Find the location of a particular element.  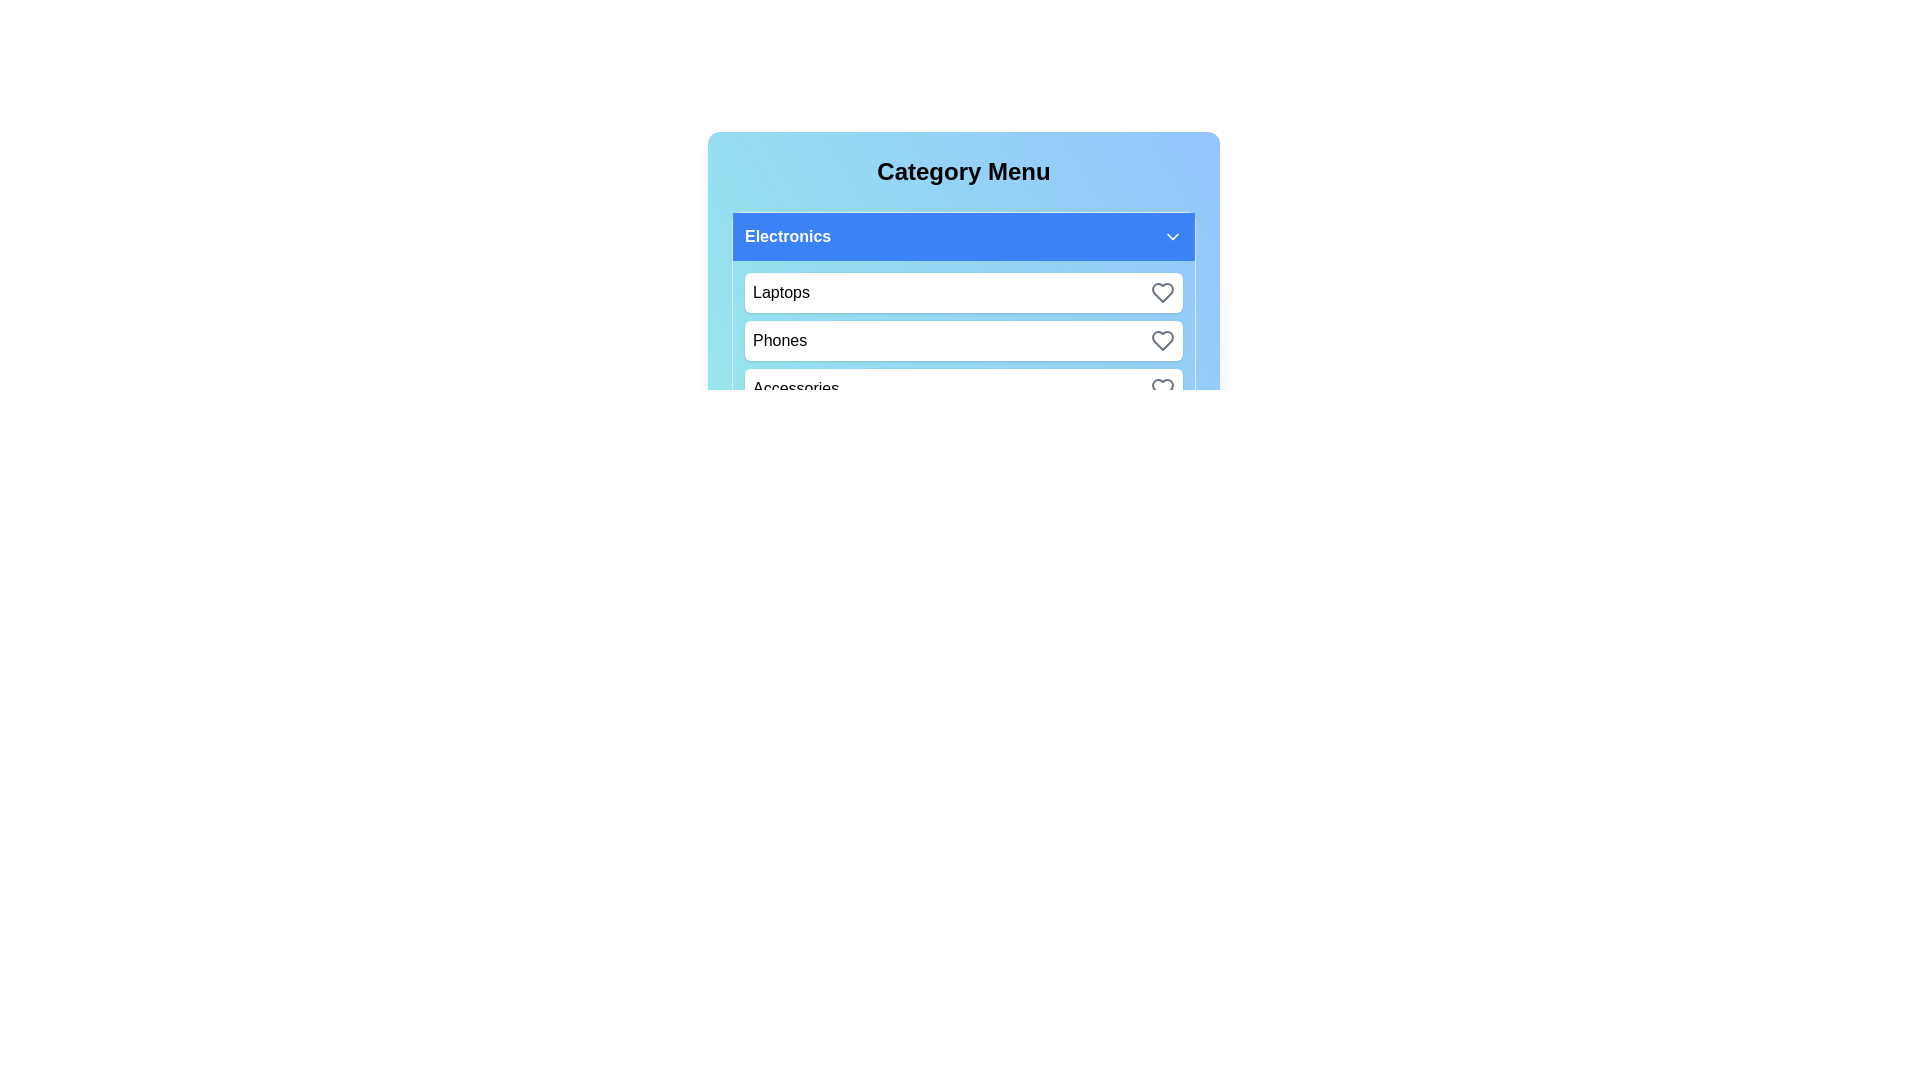

the 'Phones' menu item within the 'Electronics' dropdown menu for additional options is located at coordinates (964, 339).